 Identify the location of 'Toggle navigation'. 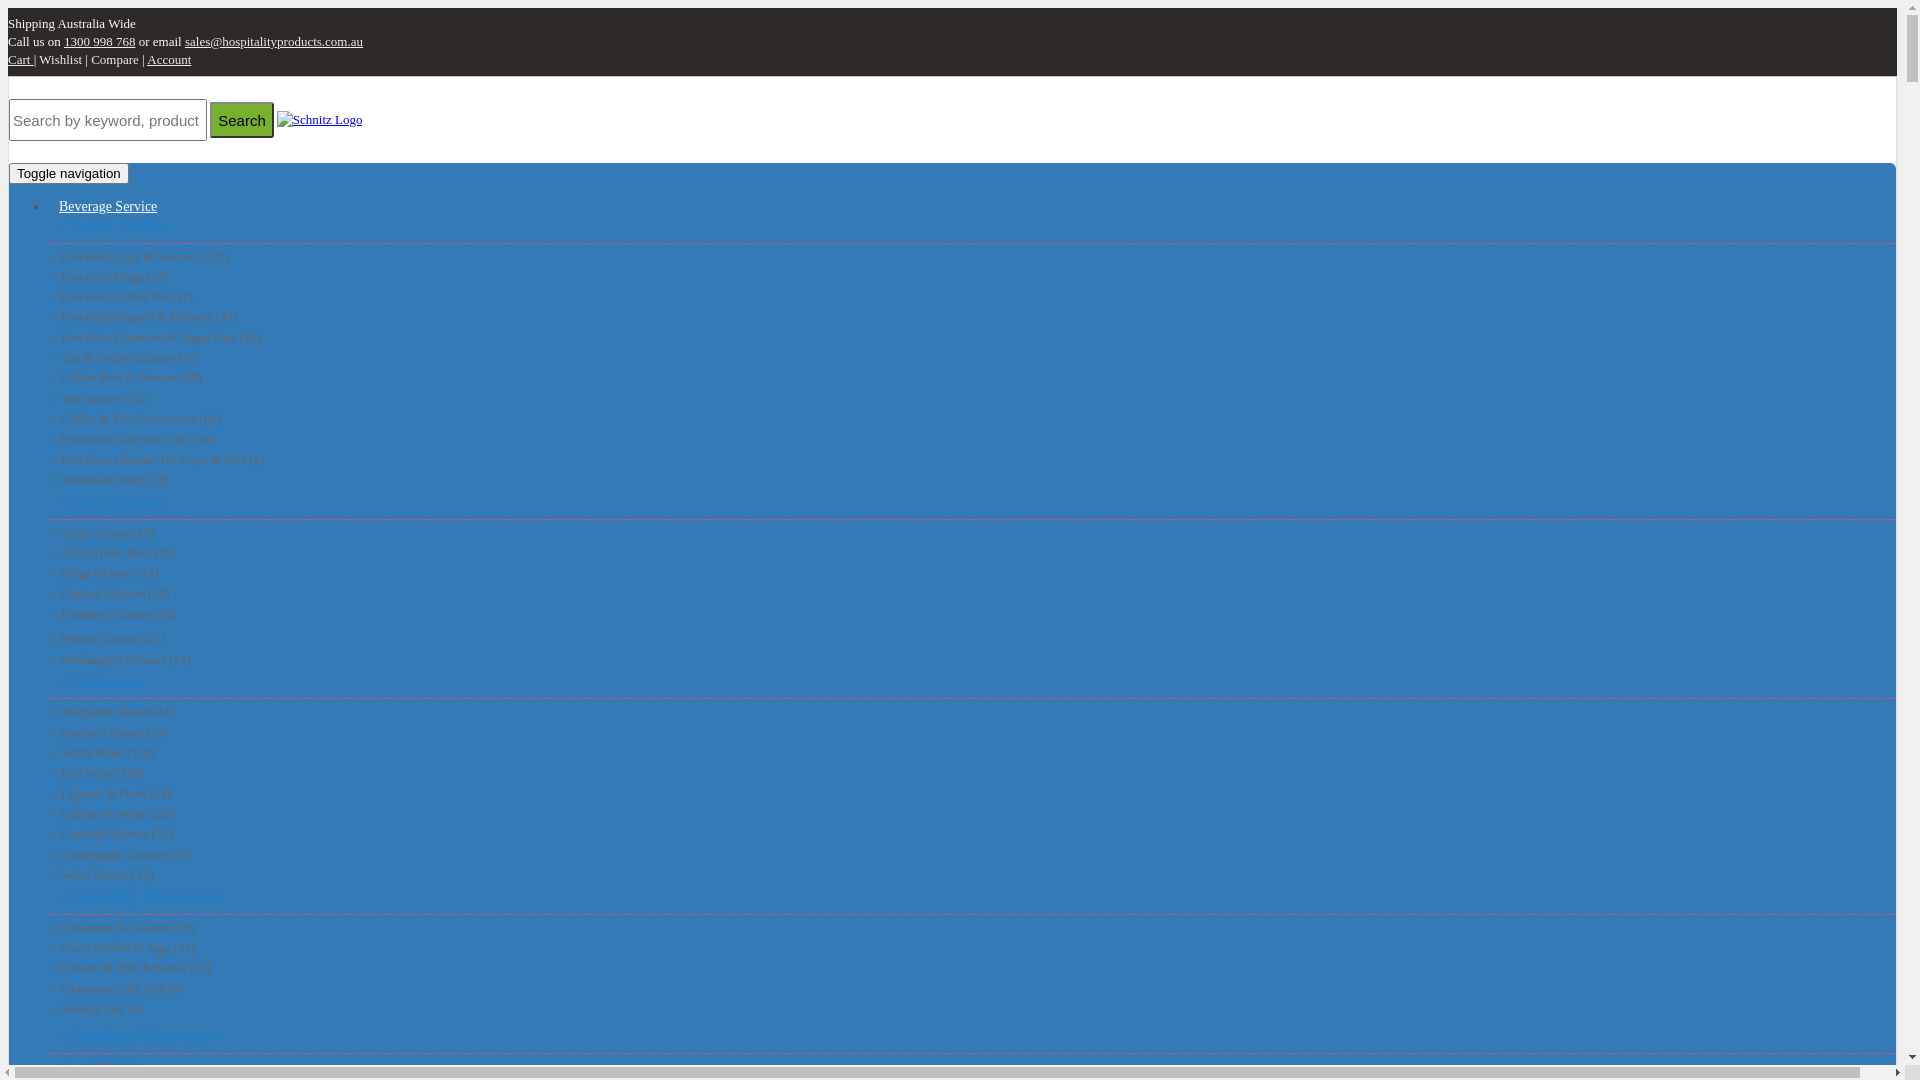
(68, 172).